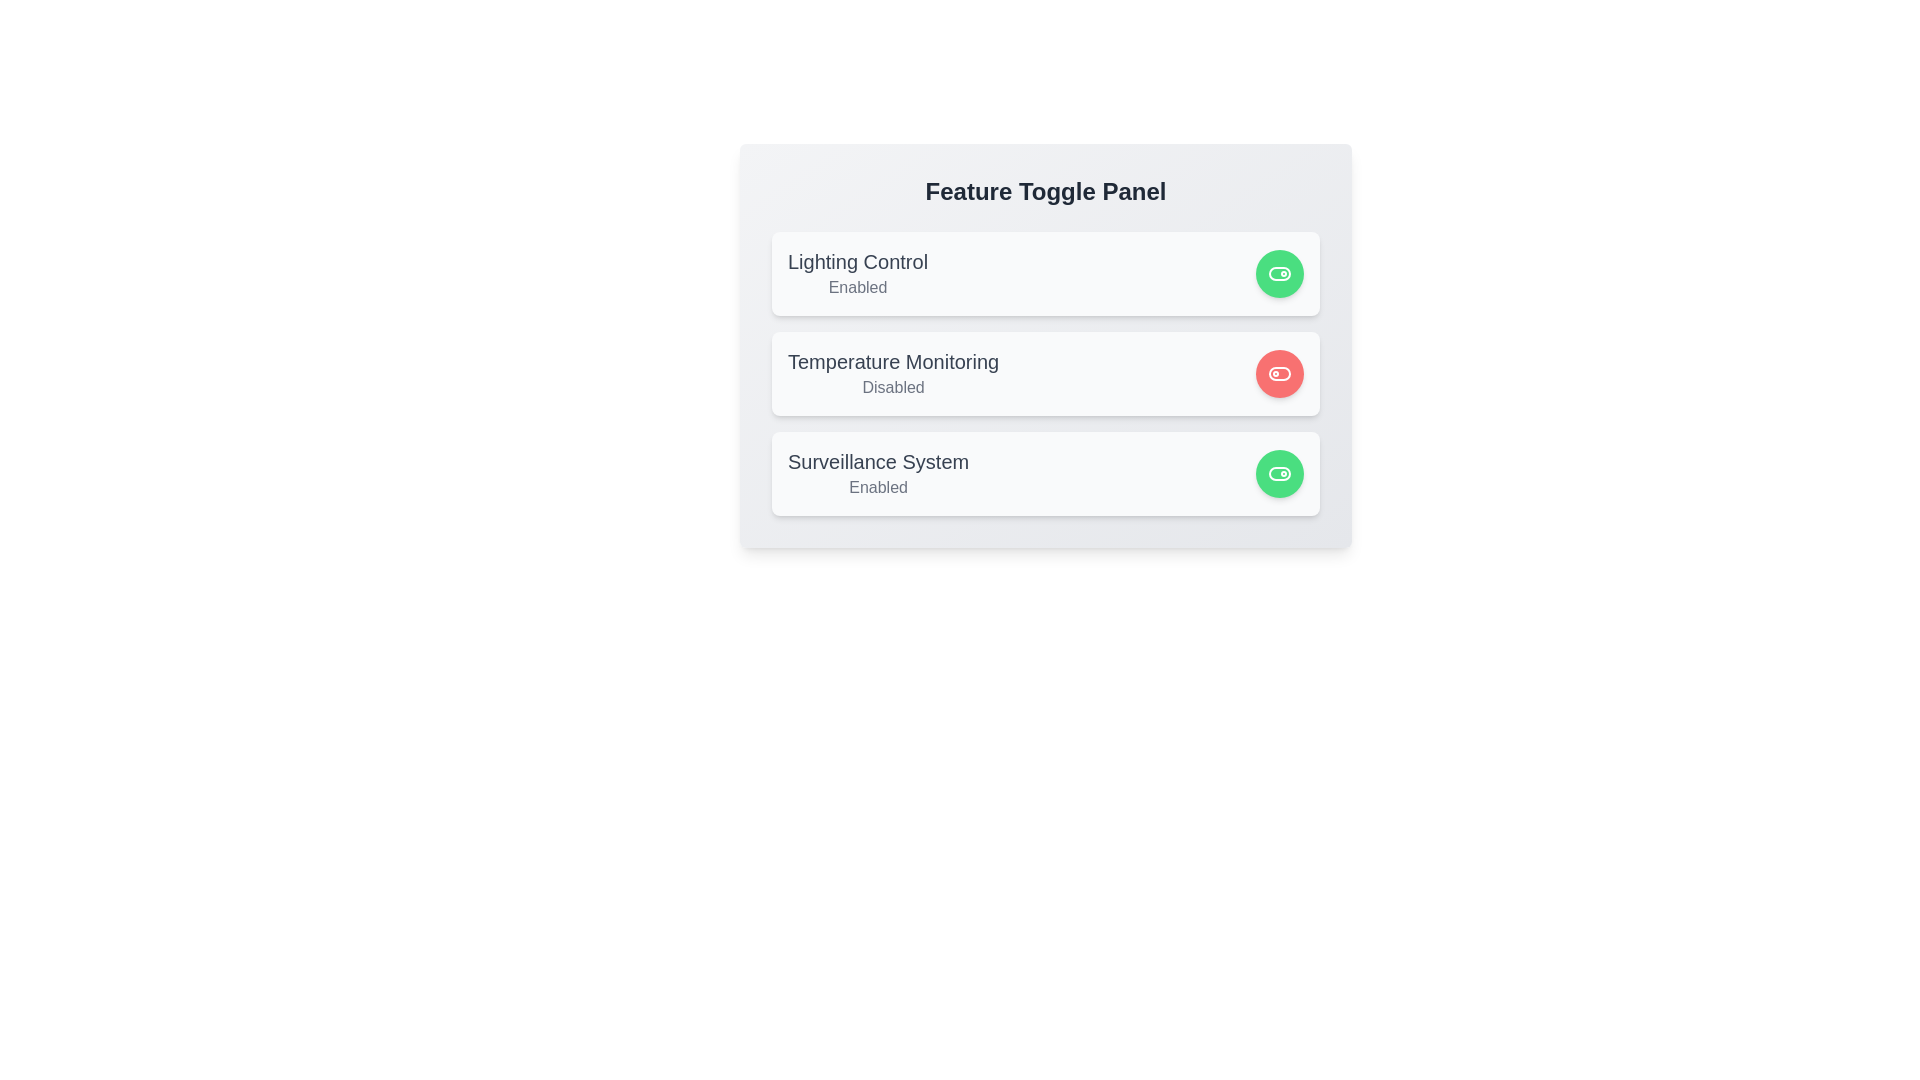 The height and width of the screenshot is (1080, 1920). What do you see at coordinates (1280, 374) in the screenshot?
I see `the toggle button for Temperature Monitoring to change its state` at bounding box center [1280, 374].